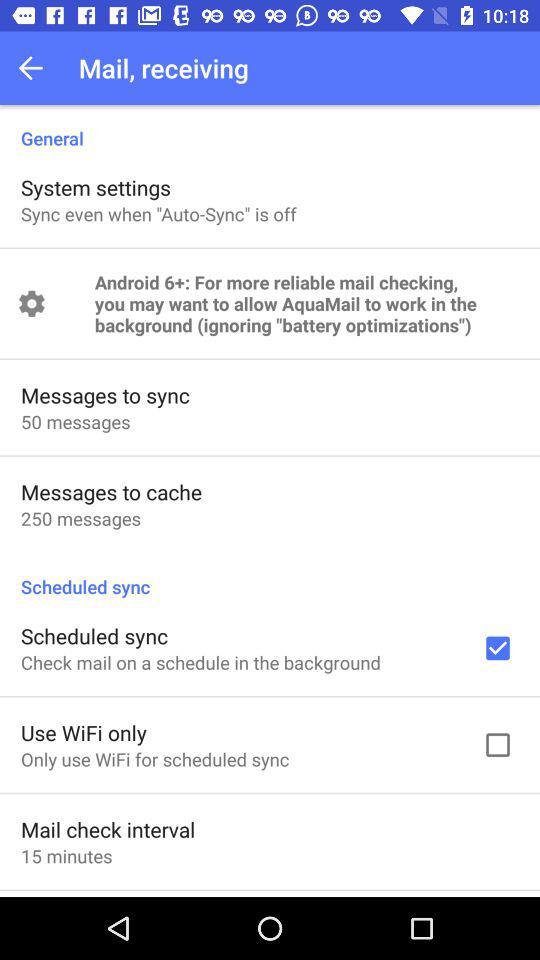 The image size is (540, 960). I want to click on app above android 6 for item, so click(157, 214).